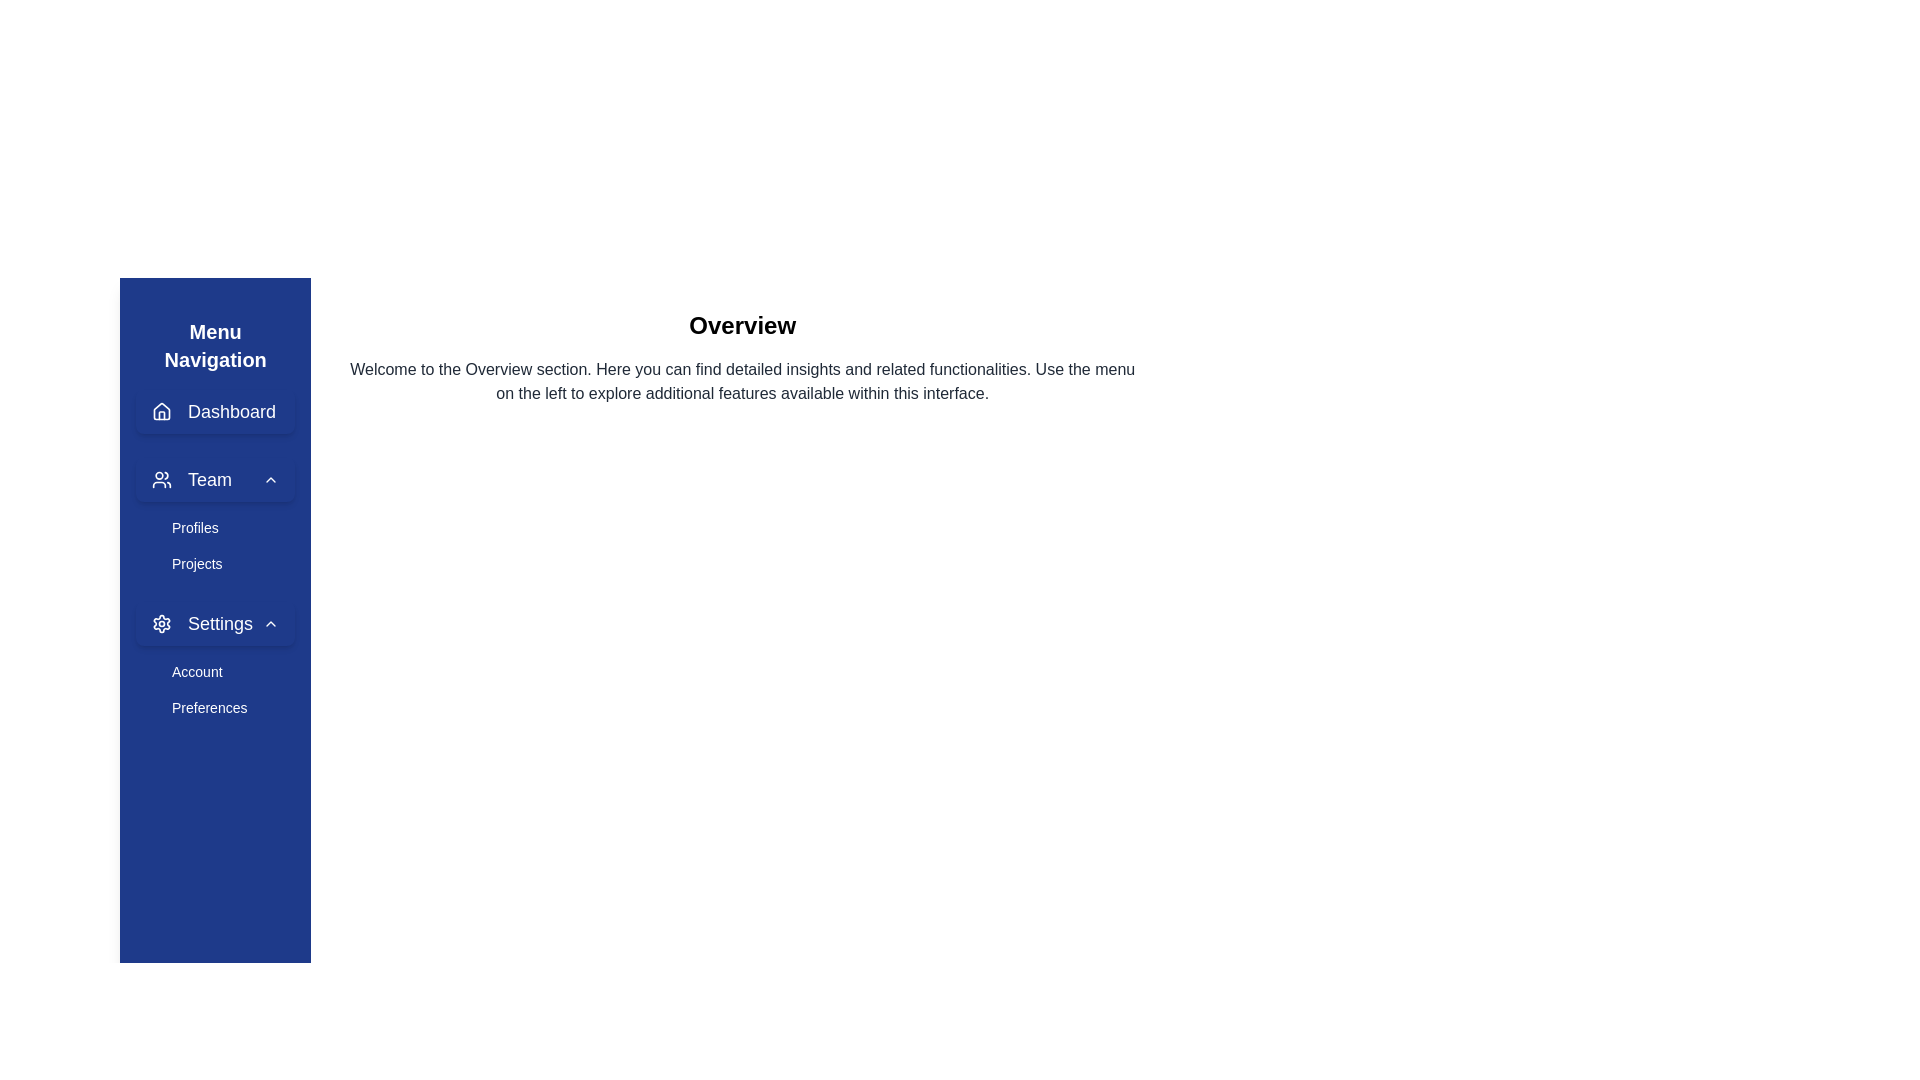 The width and height of the screenshot is (1920, 1080). What do you see at coordinates (227, 707) in the screenshot?
I see `the 'Preferences' navigation link, which is styled in white text on a blue background, located under the 'Account' subsection in the Settings section of the vertical navigation menu` at bounding box center [227, 707].